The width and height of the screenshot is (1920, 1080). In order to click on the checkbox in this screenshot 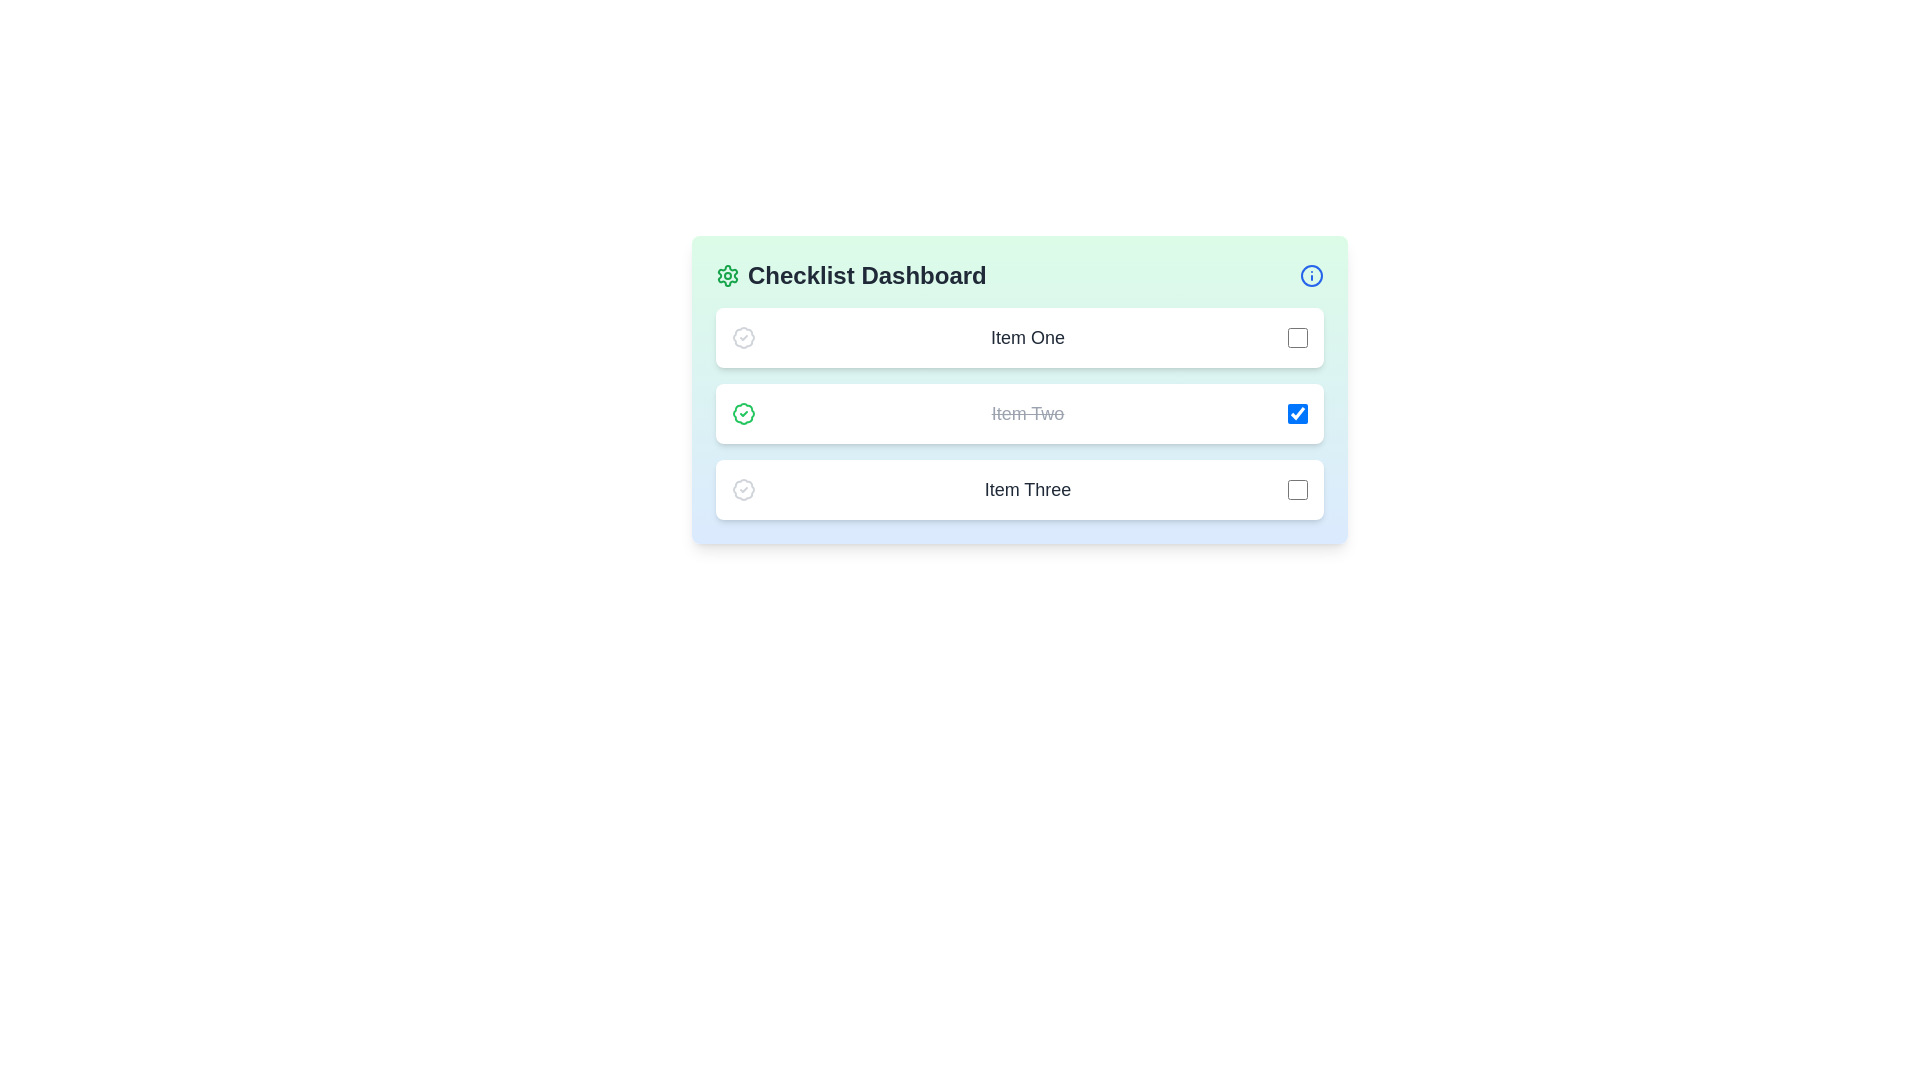, I will do `click(1297, 412)`.